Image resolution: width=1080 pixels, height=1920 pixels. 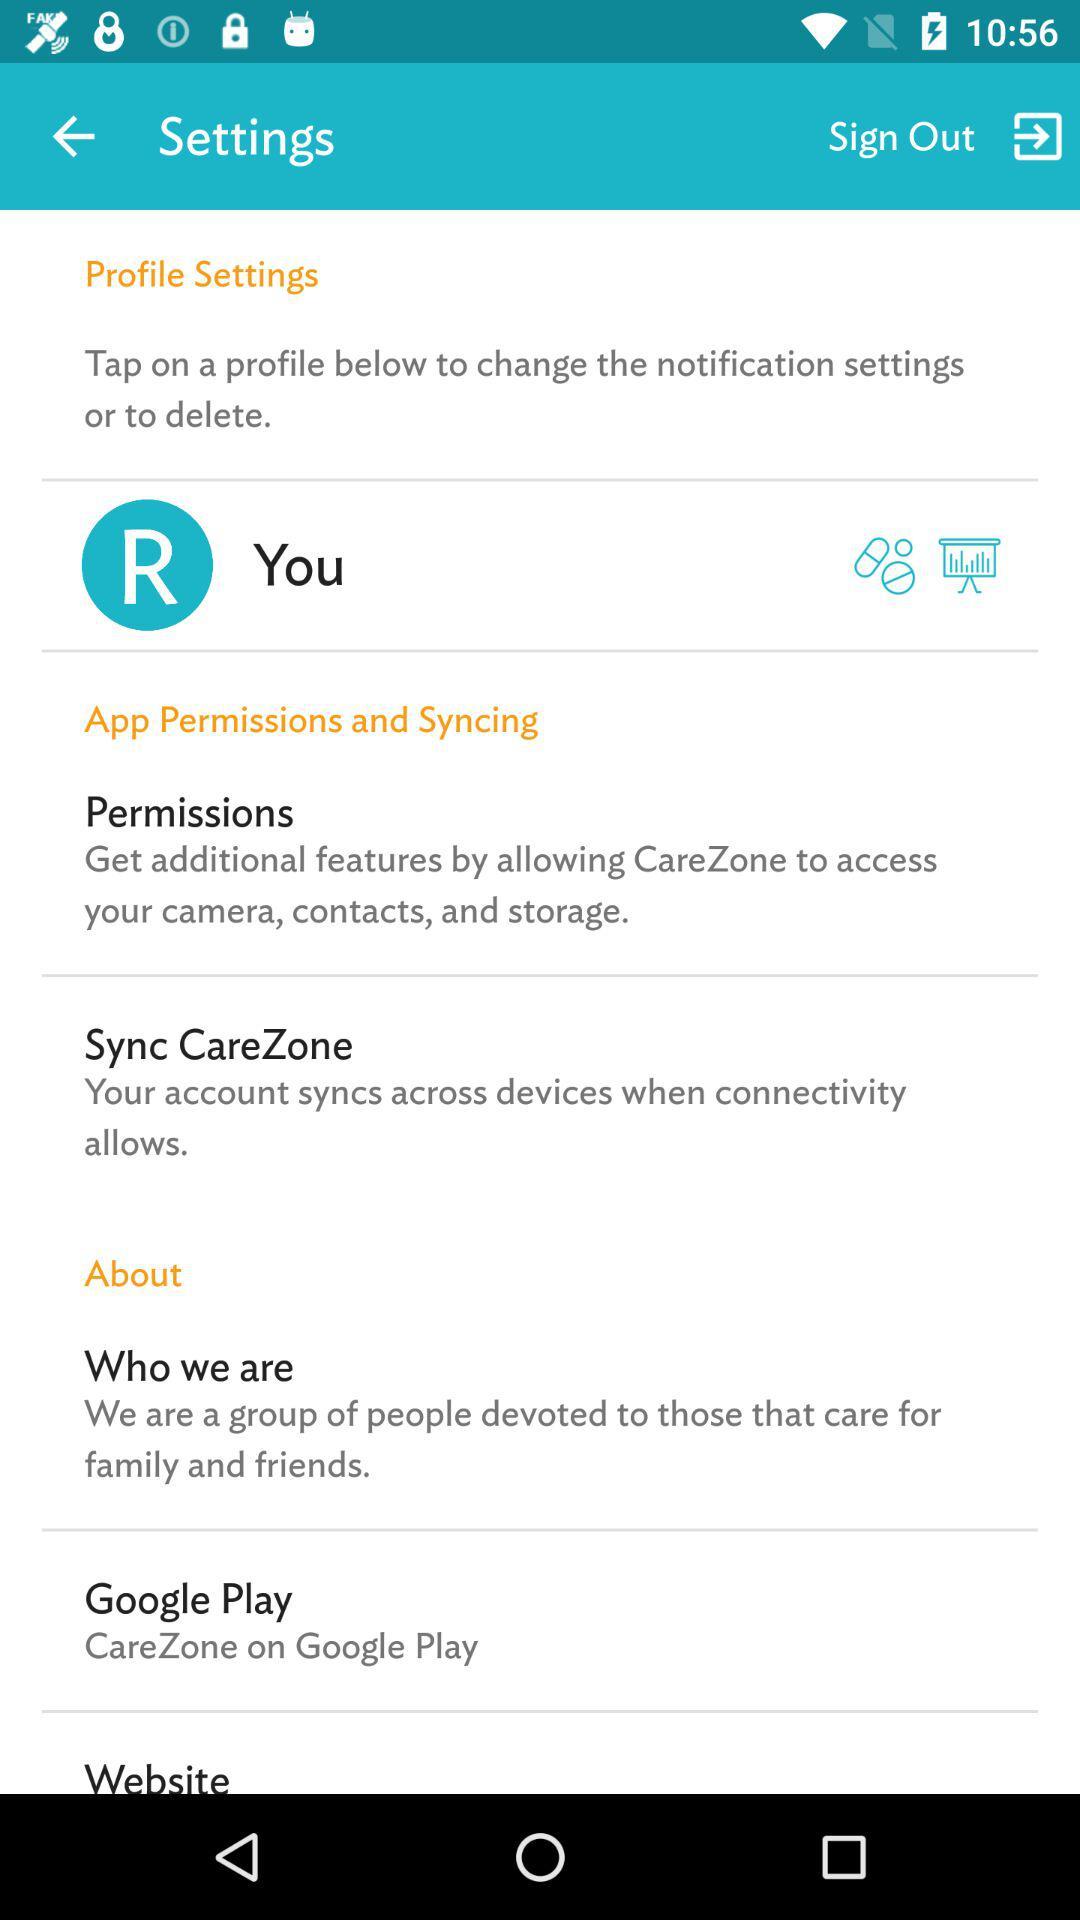 I want to click on the get additional features icon, so click(x=540, y=883).